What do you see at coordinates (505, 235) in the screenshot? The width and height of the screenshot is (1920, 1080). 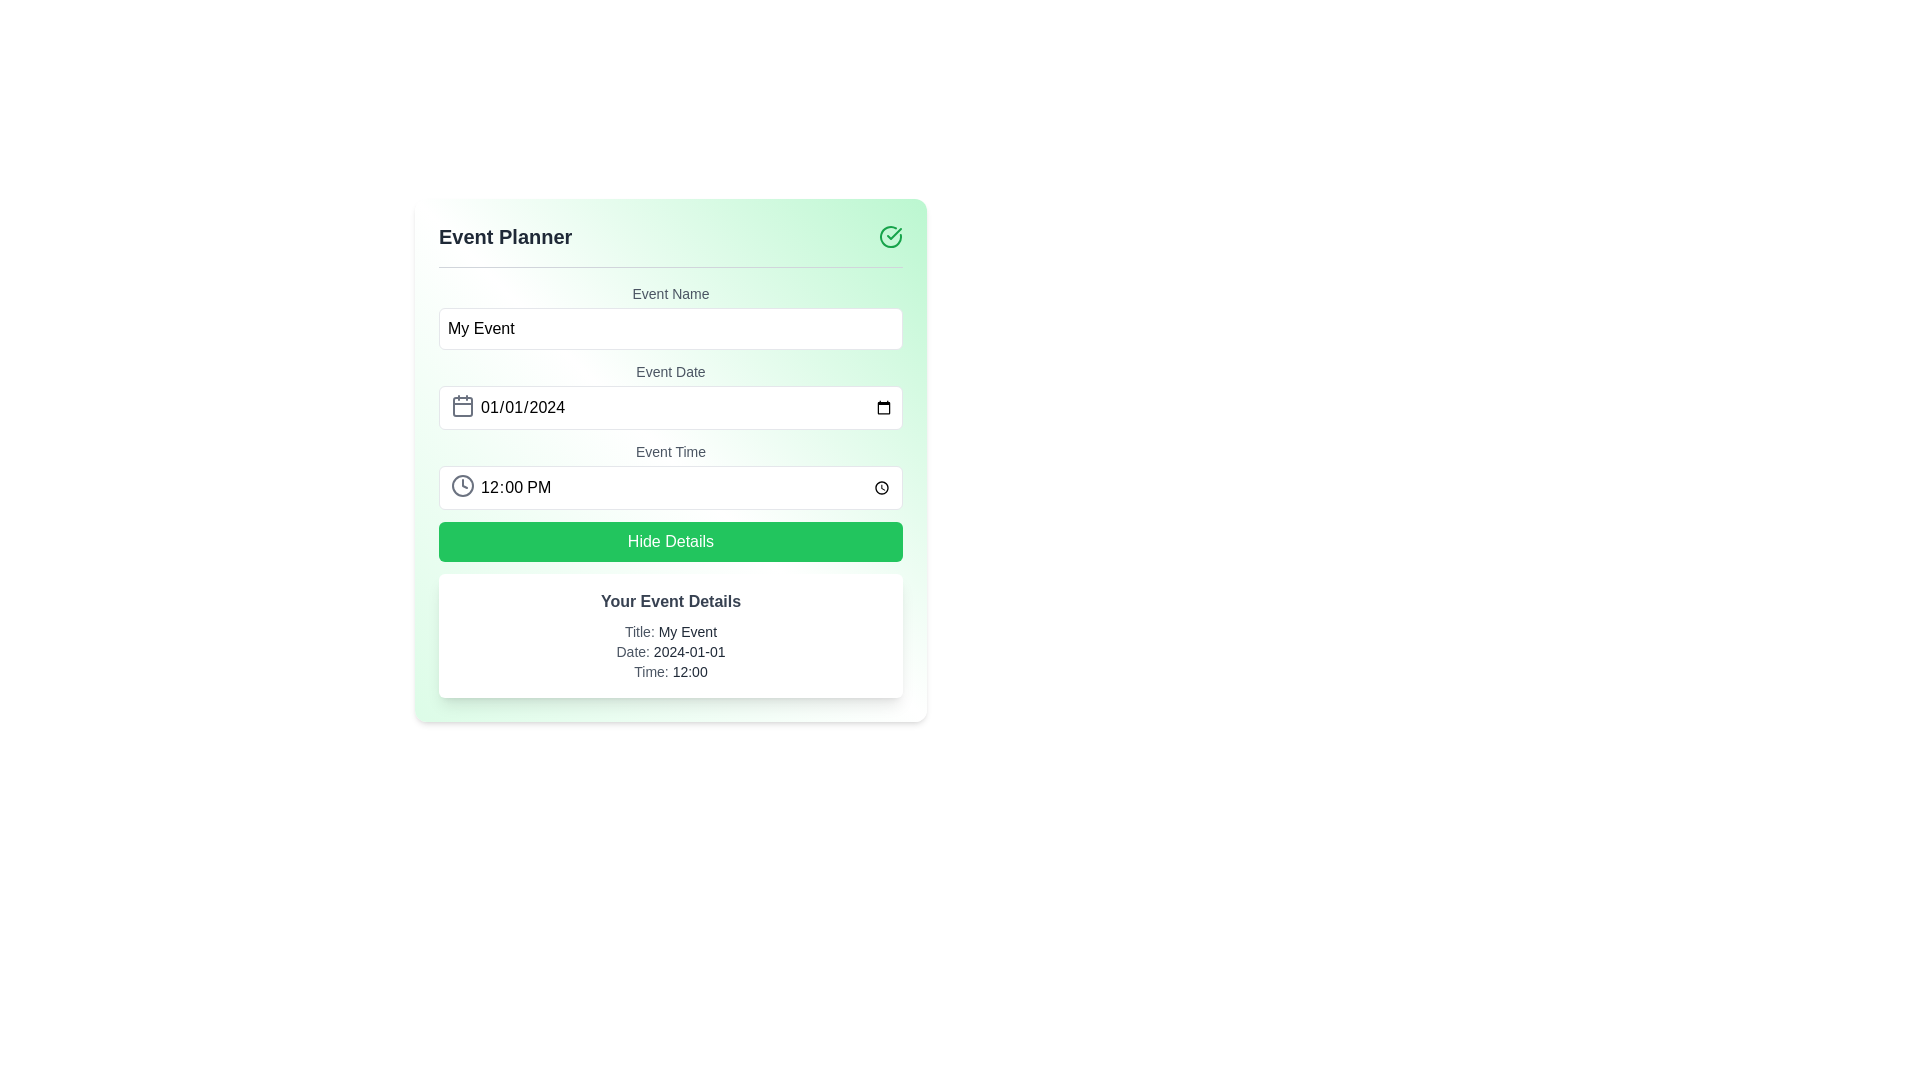 I see `the 'Event Planner' text label, which is styled in bold gray text and located at the top-left portion of the event details panel` at bounding box center [505, 235].